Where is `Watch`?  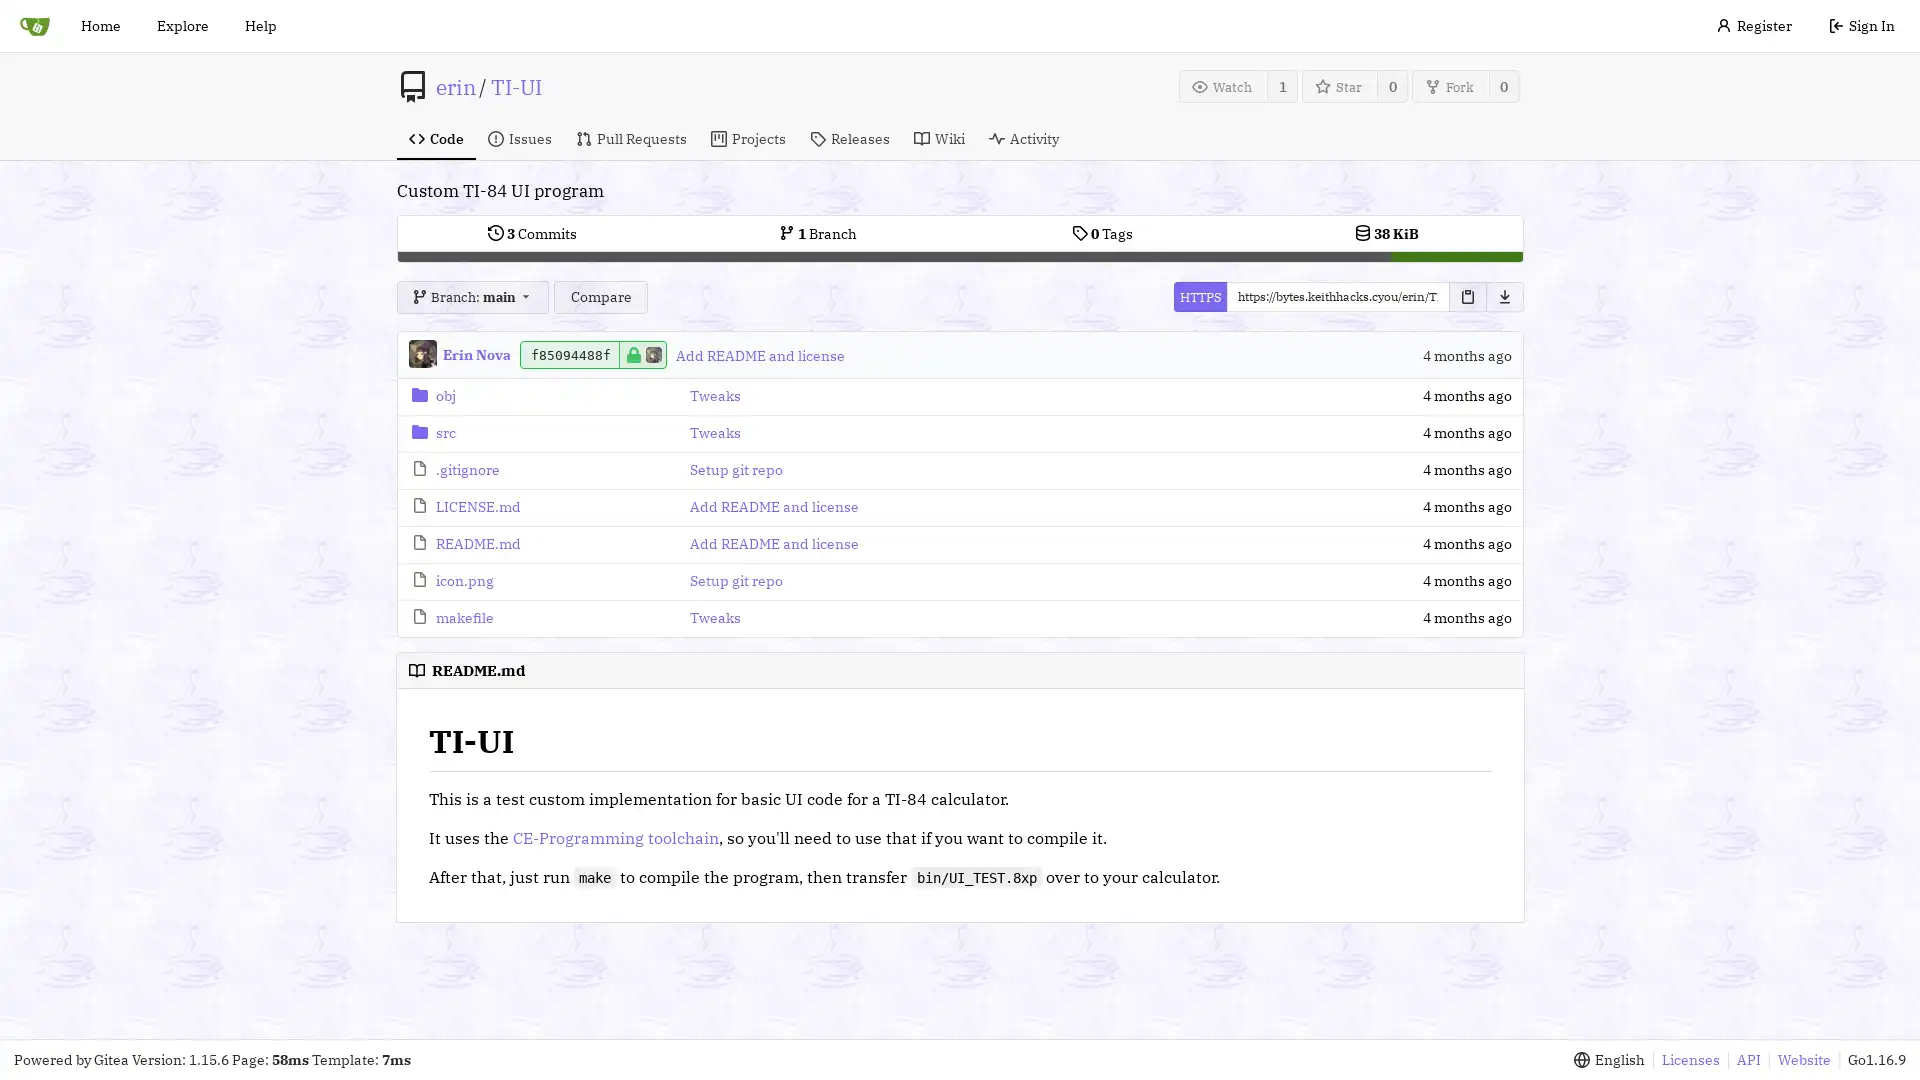 Watch is located at coordinates (1222, 85).